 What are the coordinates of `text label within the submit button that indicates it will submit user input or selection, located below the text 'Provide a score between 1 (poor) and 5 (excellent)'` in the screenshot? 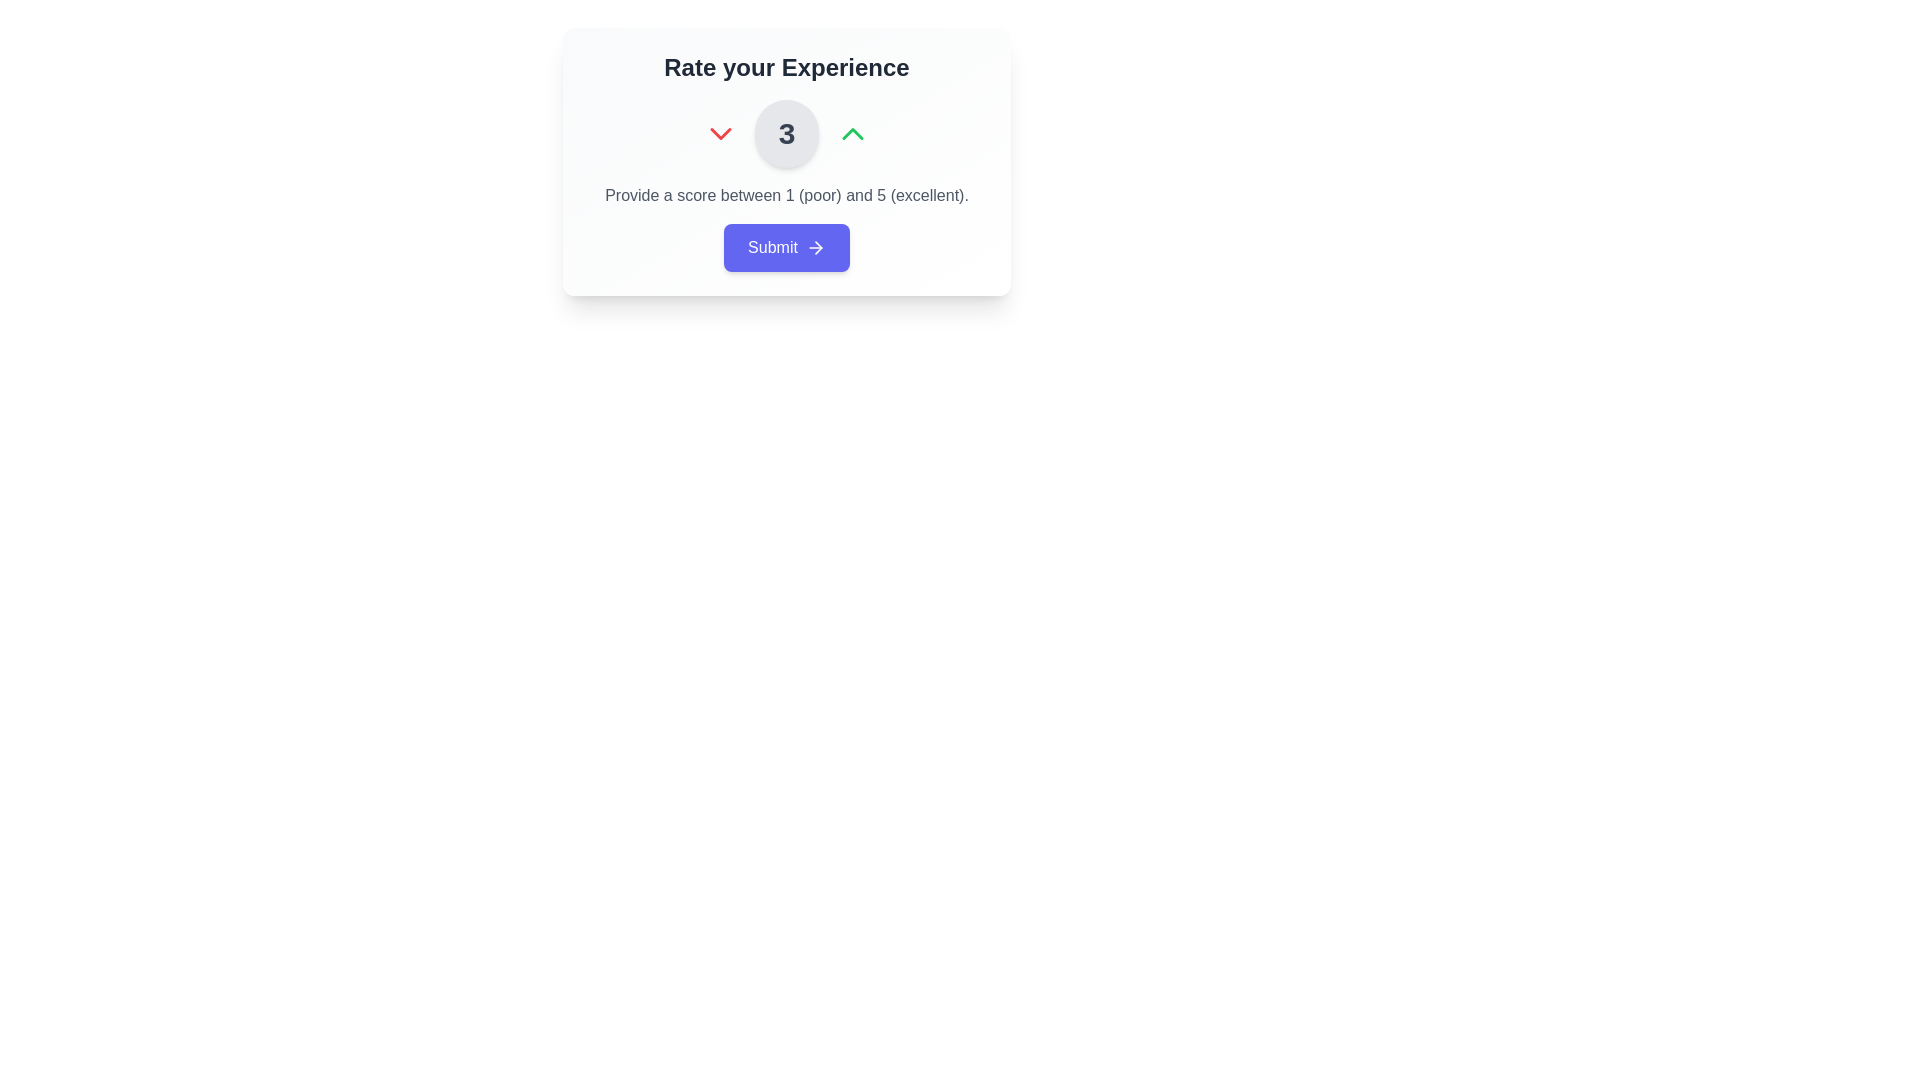 It's located at (771, 246).